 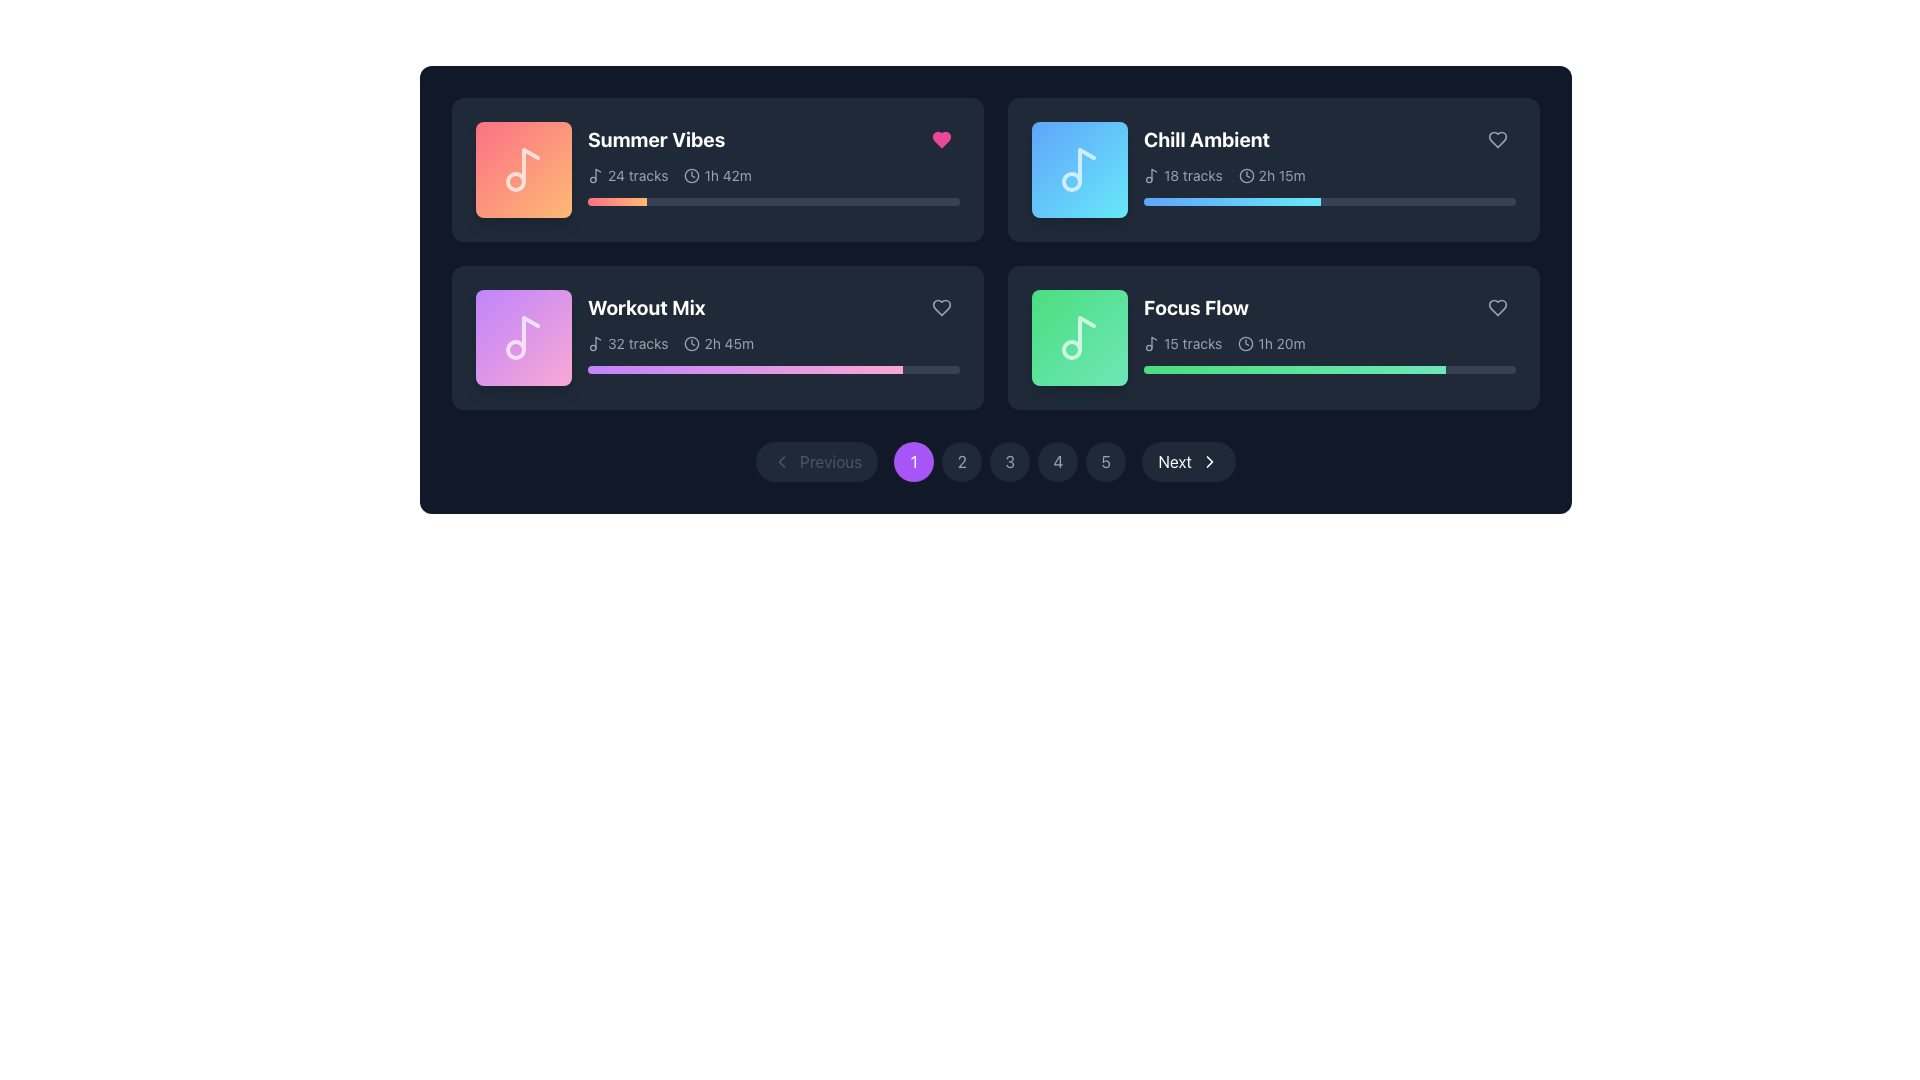 What do you see at coordinates (1329, 330) in the screenshot?
I see `to select the Information card for the 'Focus Flow' playlist, which displays the number of tracks and total duration, located in the bottom-right quadrant of the interface` at bounding box center [1329, 330].